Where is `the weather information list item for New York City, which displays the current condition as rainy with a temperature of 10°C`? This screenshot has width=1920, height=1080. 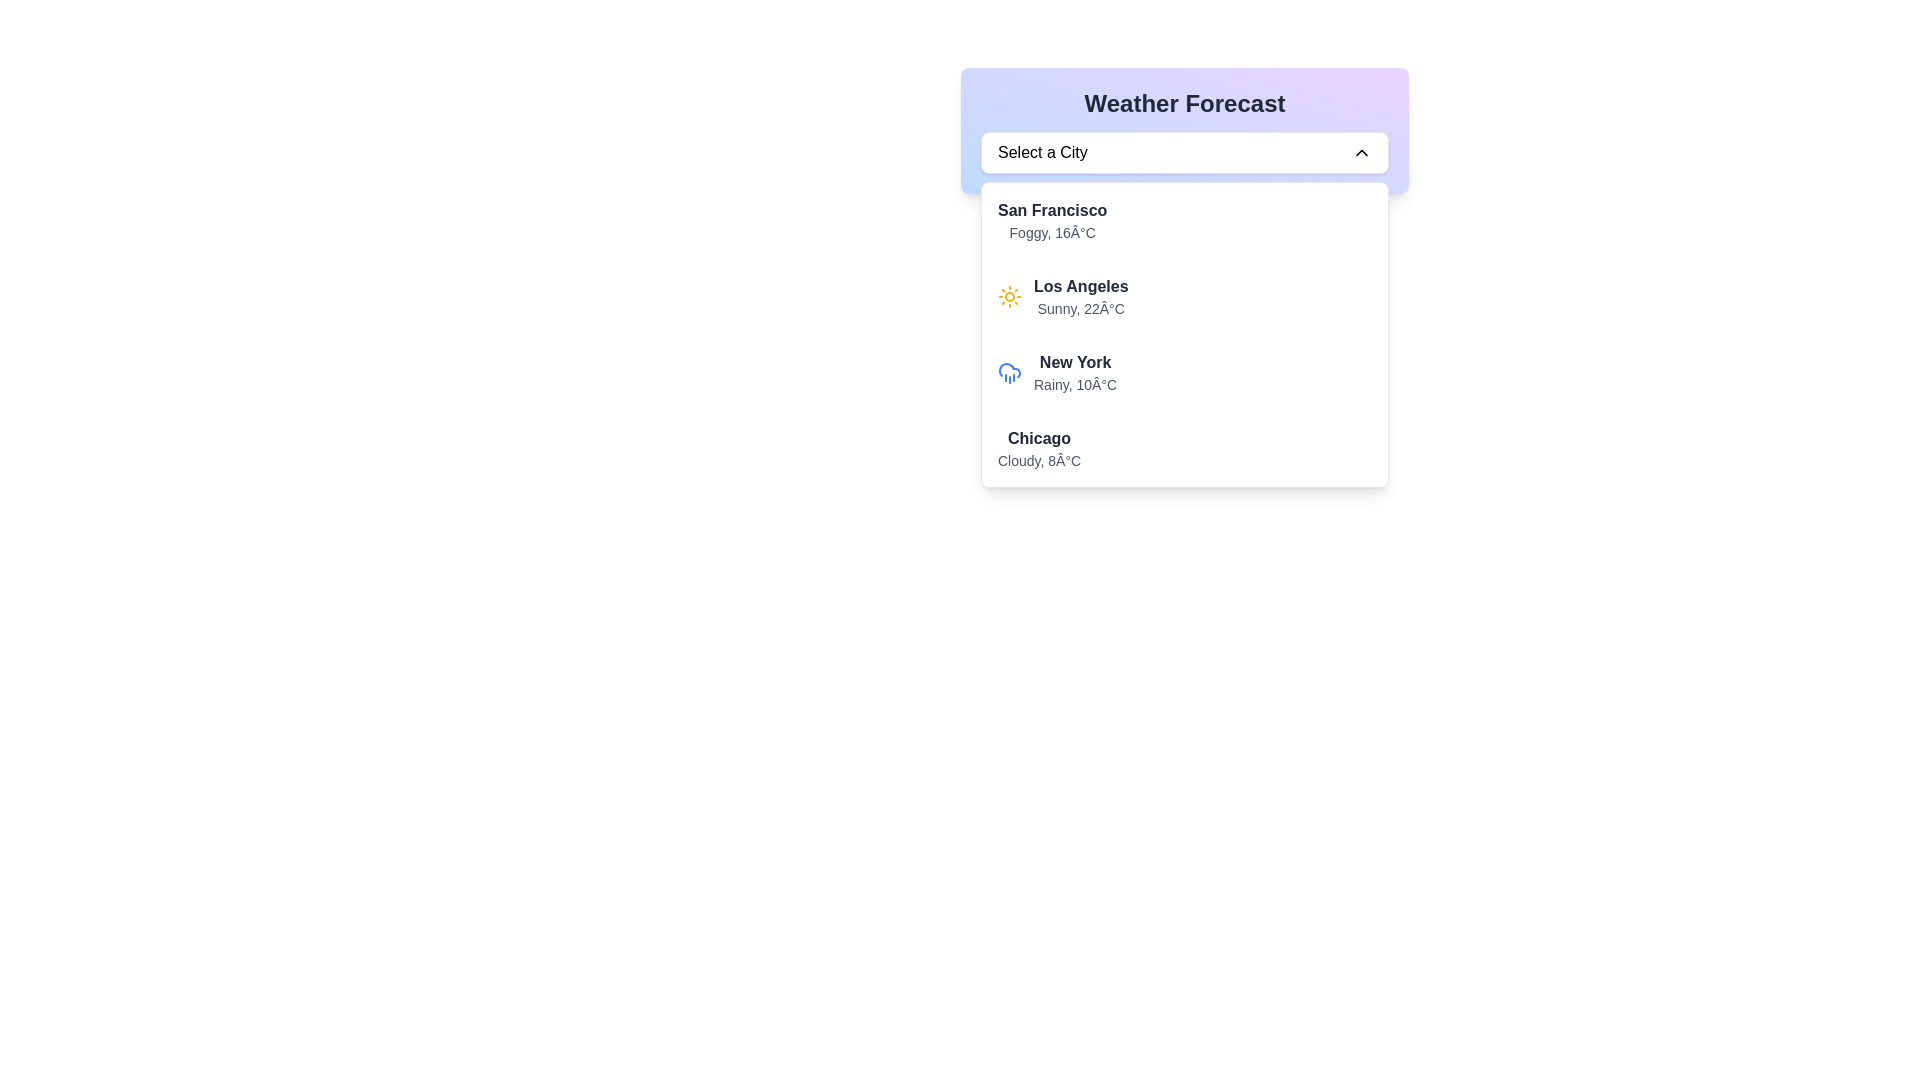 the weather information list item for New York City, which displays the current condition as rainy with a temperature of 10°C is located at coordinates (1185, 373).